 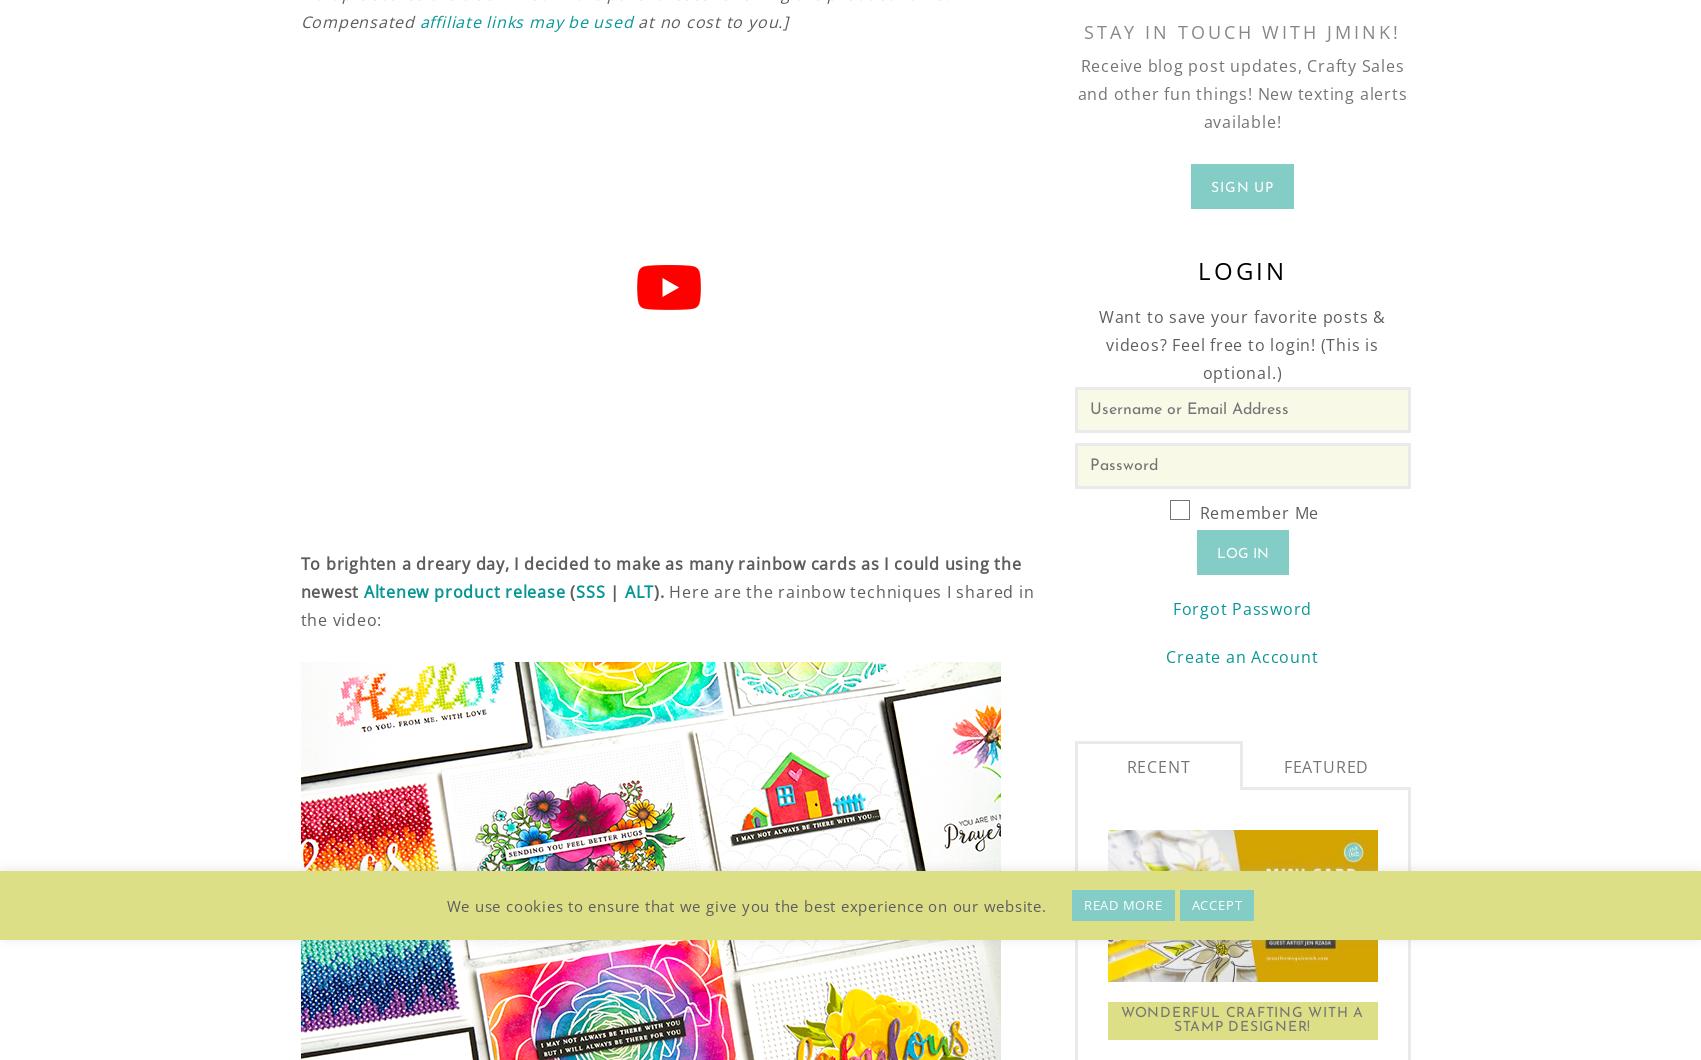 I want to click on '(', so click(x=565, y=592).